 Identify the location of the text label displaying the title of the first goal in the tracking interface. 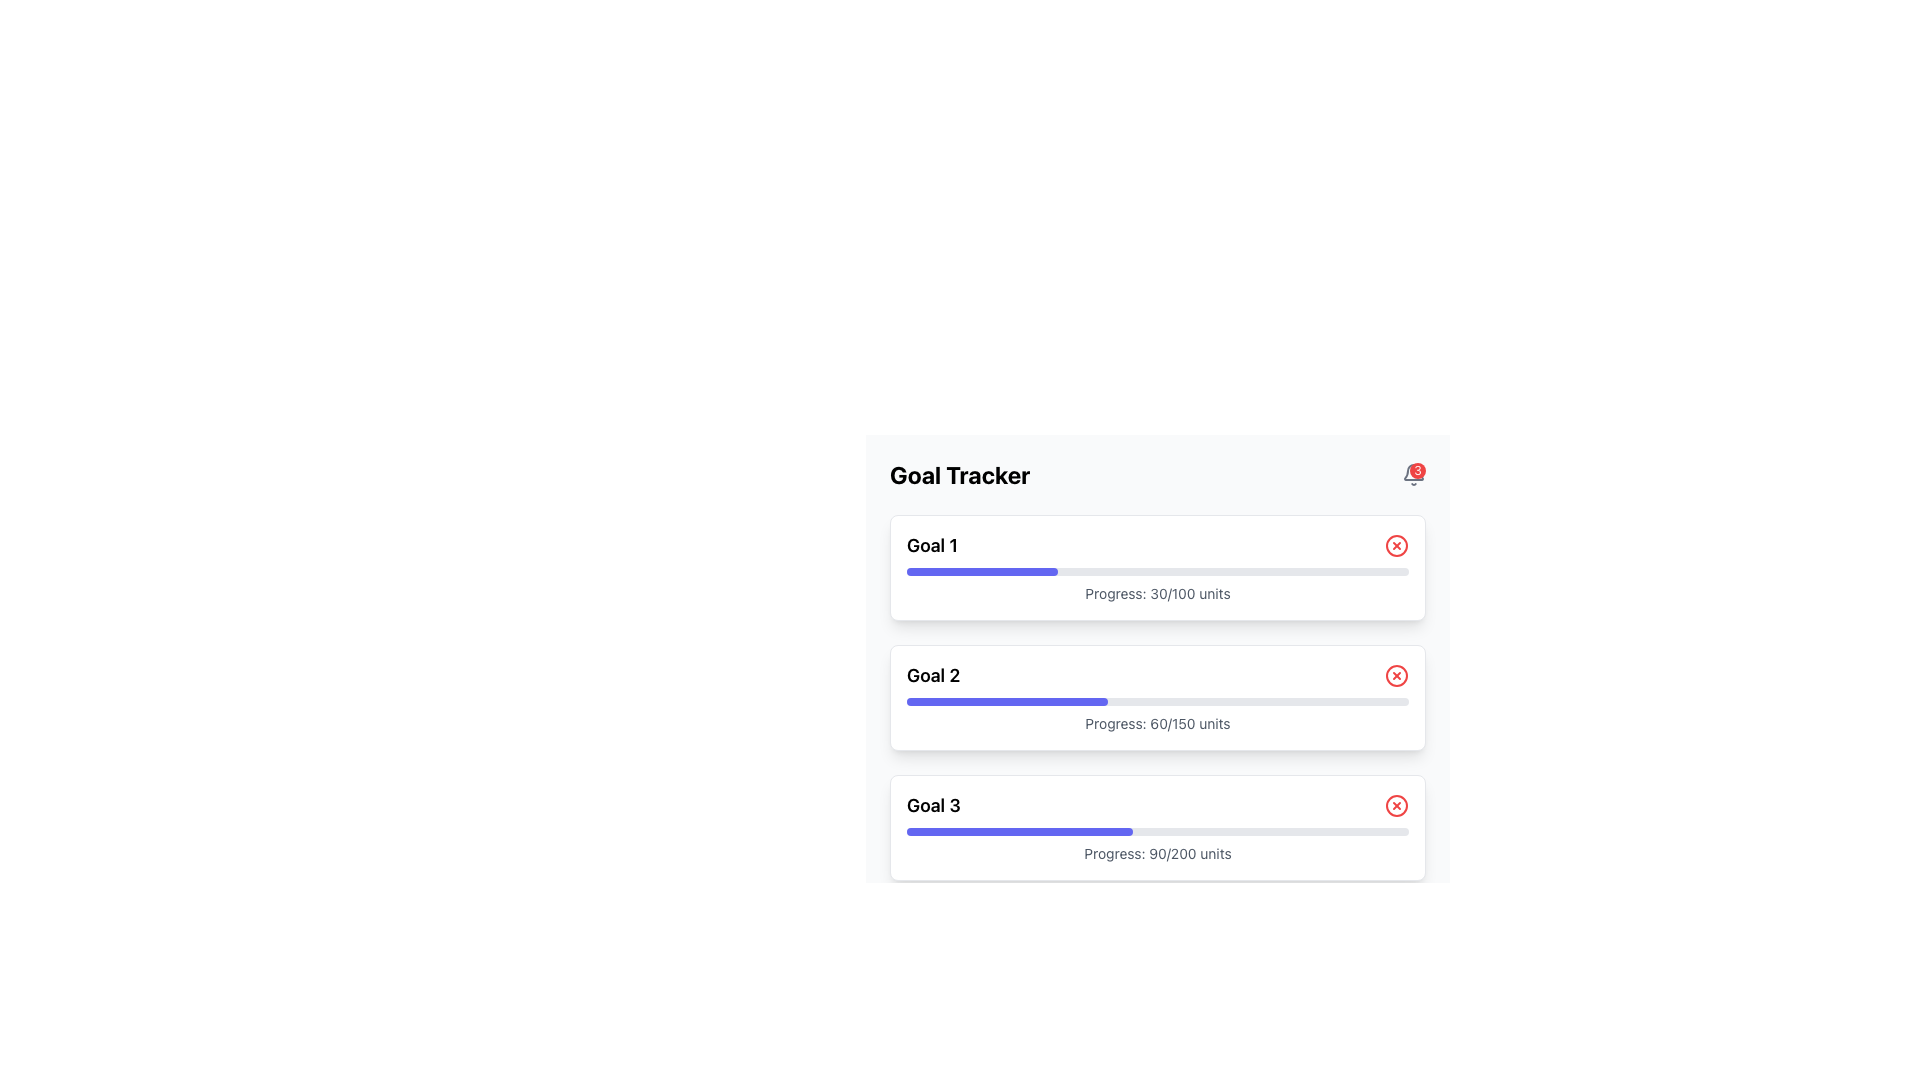
(931, 546).